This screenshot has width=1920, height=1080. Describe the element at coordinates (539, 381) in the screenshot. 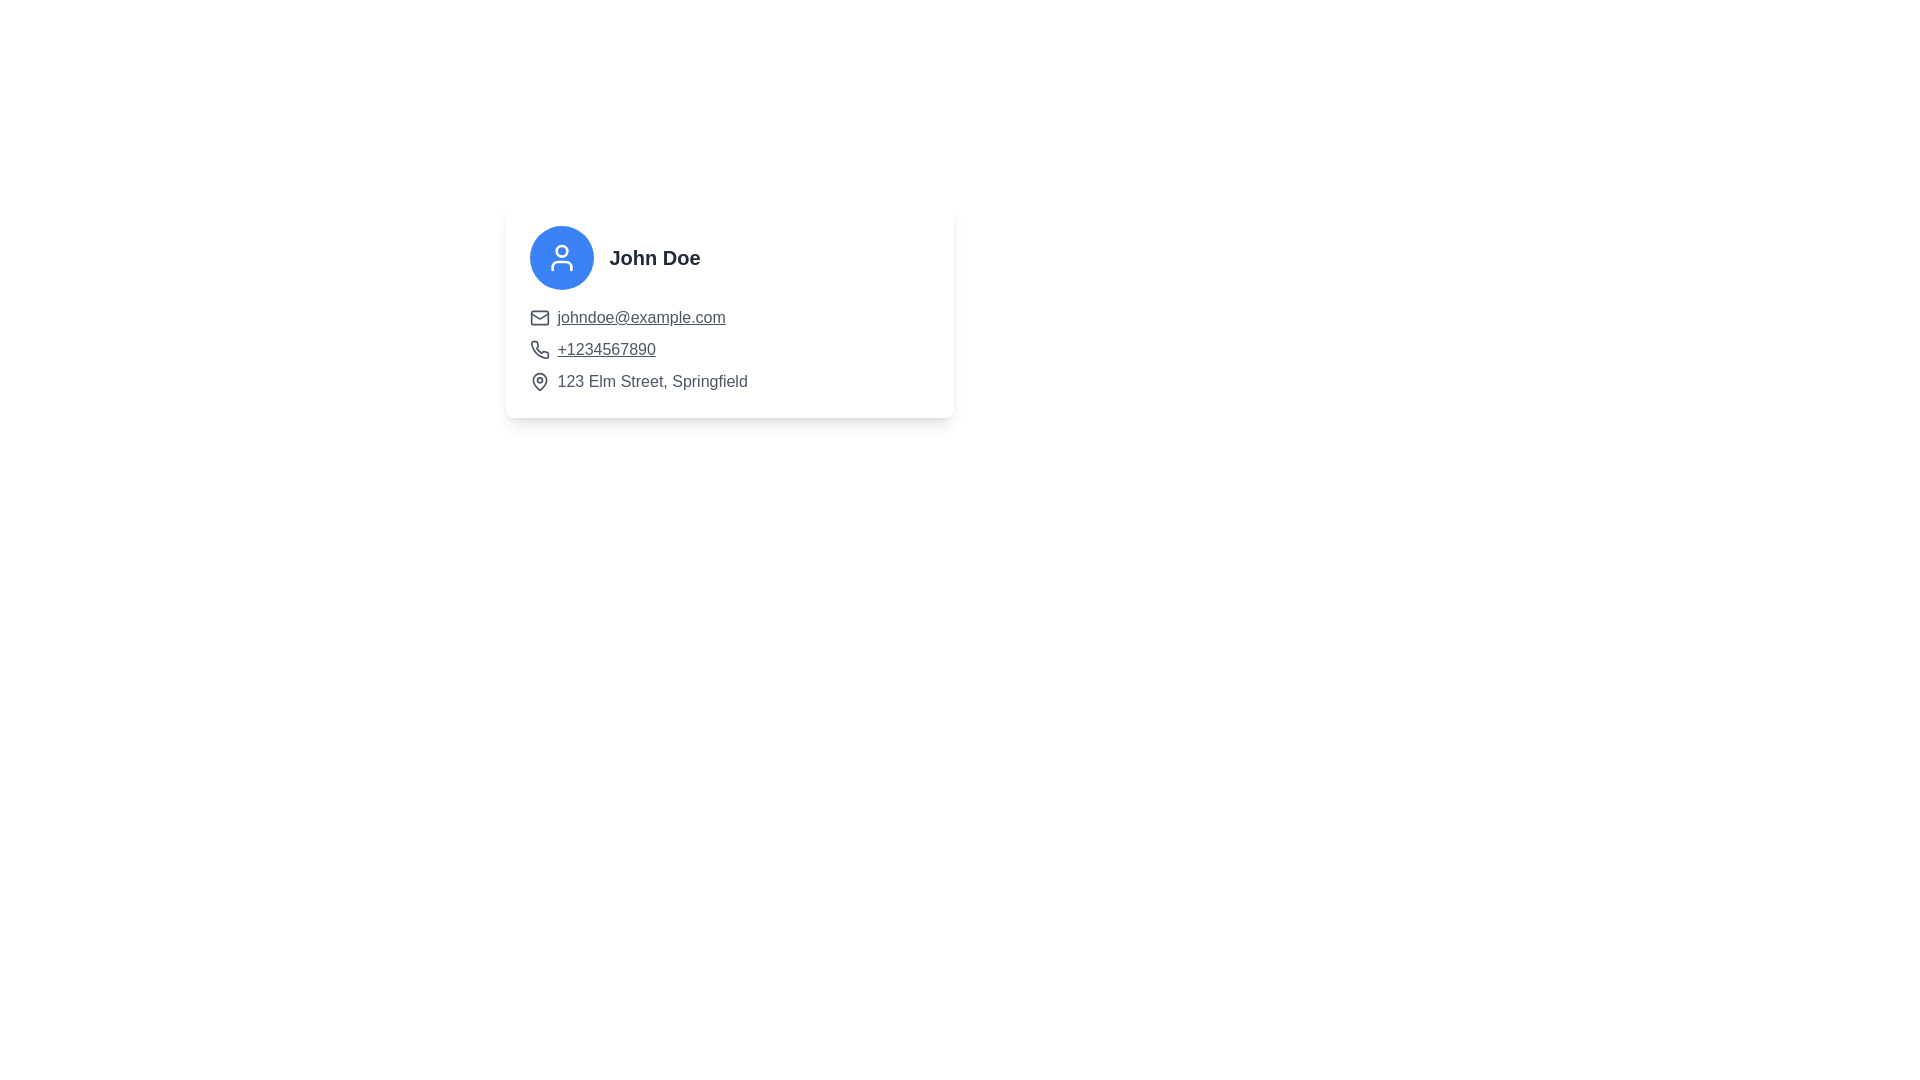

I see `the pin-shaped icon that visually represents the address '123 Elm Street, Springfield', located in the lower section of the card interface` at that location.